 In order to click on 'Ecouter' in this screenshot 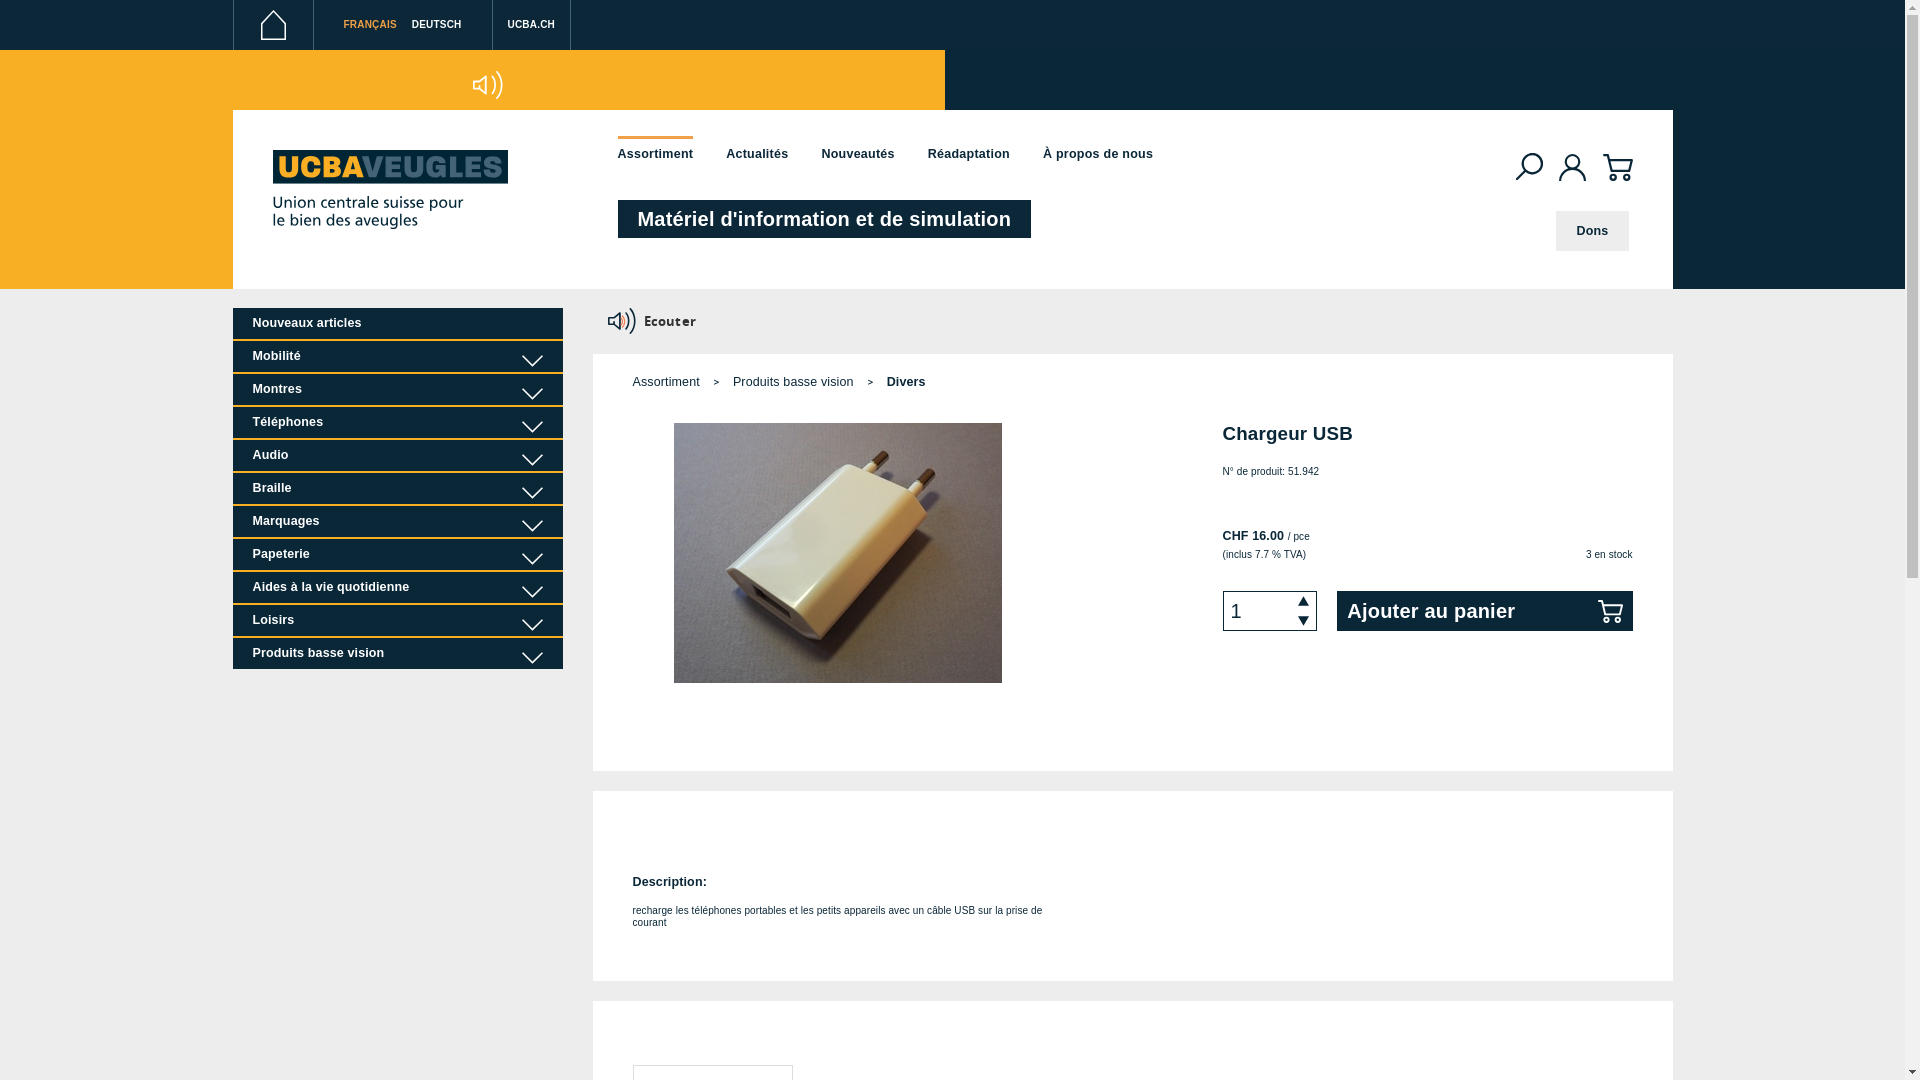, I will do `click(653, 319)`.